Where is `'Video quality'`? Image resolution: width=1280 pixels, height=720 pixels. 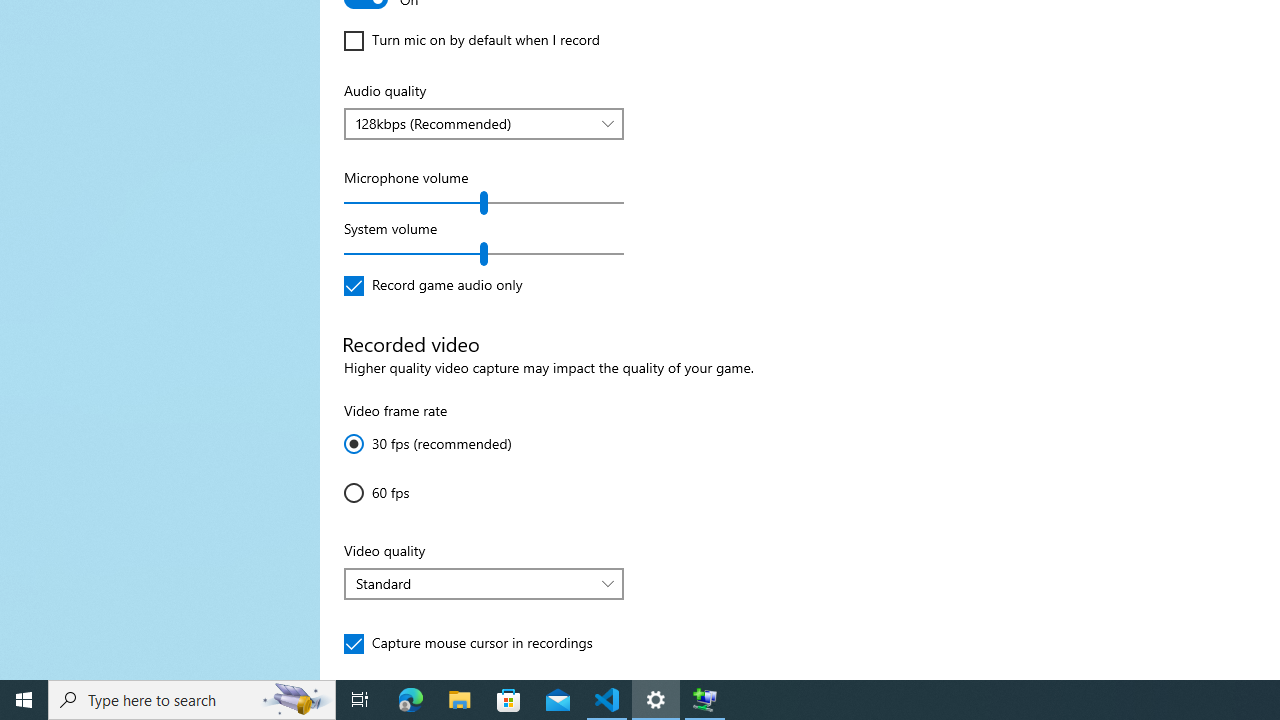 'Video quality' is located at coordinates (484, 583).